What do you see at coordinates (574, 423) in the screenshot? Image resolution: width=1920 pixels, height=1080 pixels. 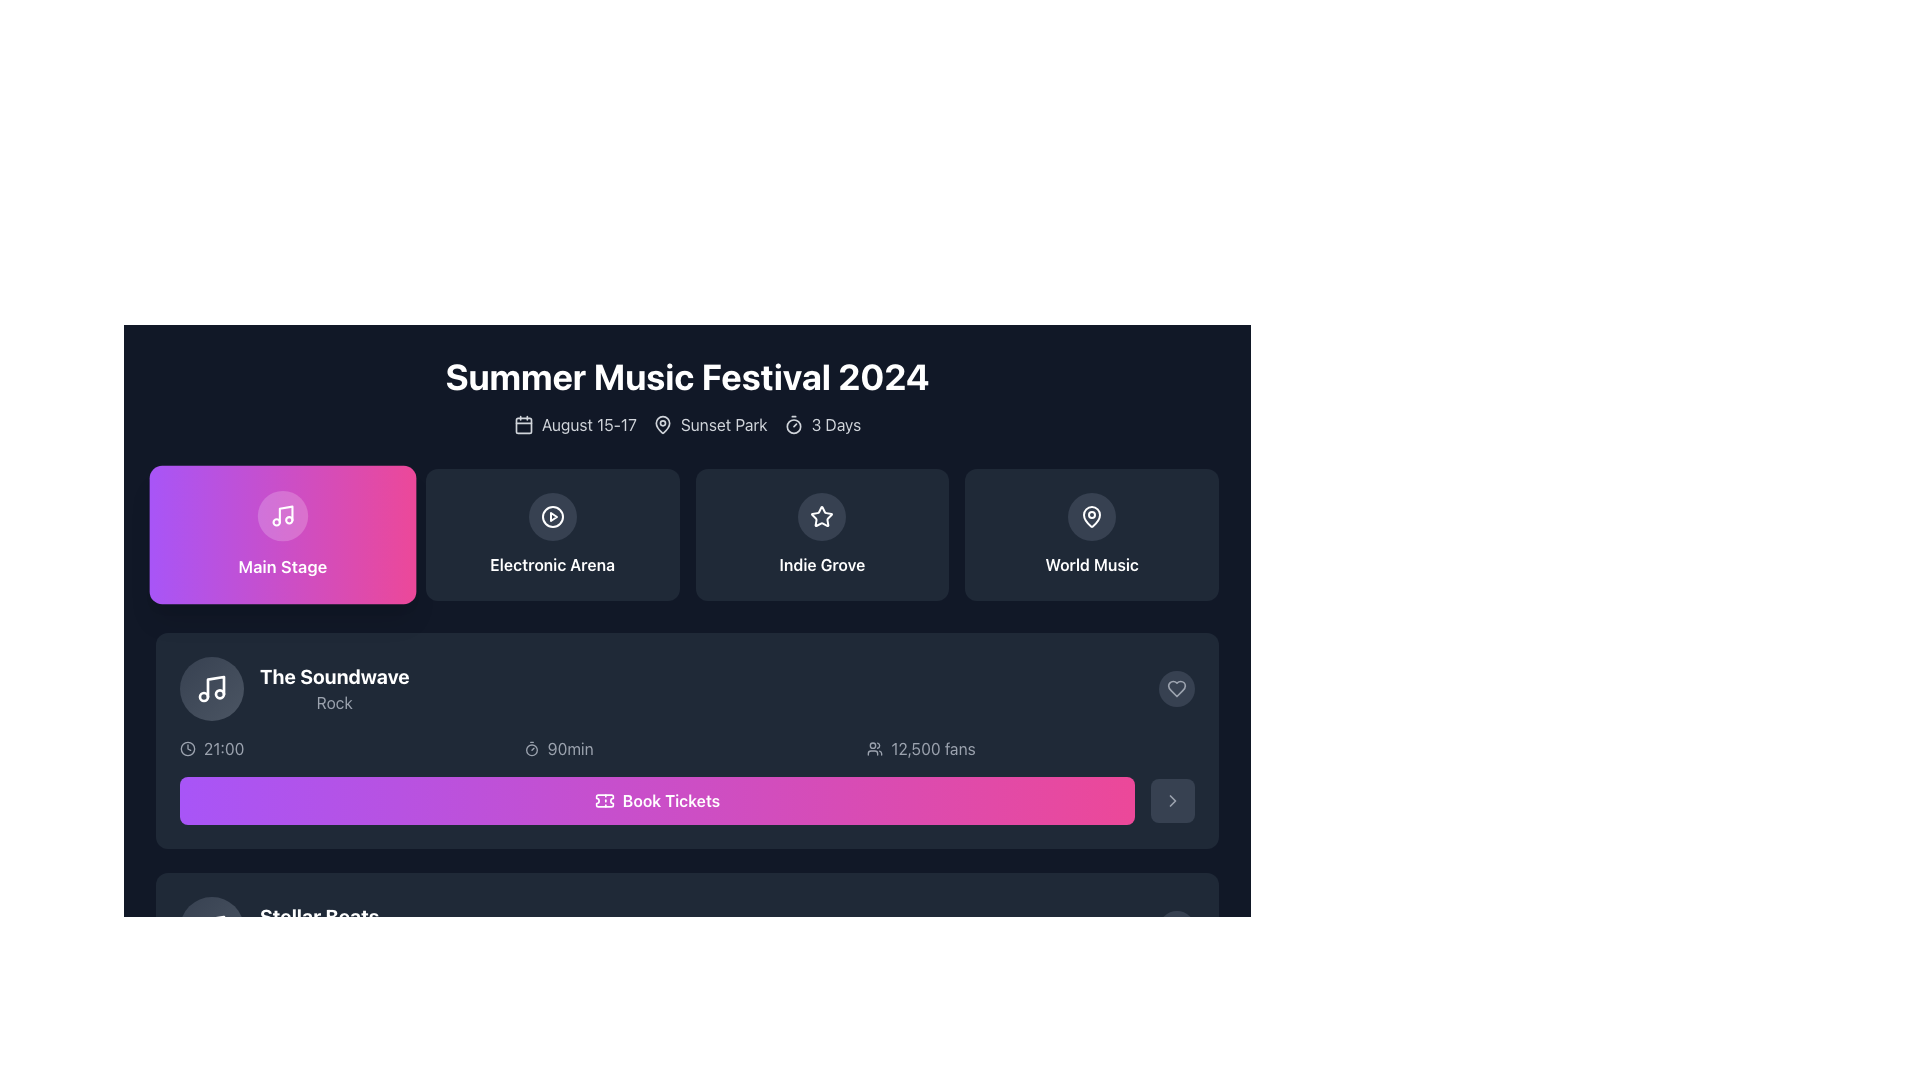 I see `the calendar icon and text element displaying 'August 15-17'` at bounding box center [574, 423].